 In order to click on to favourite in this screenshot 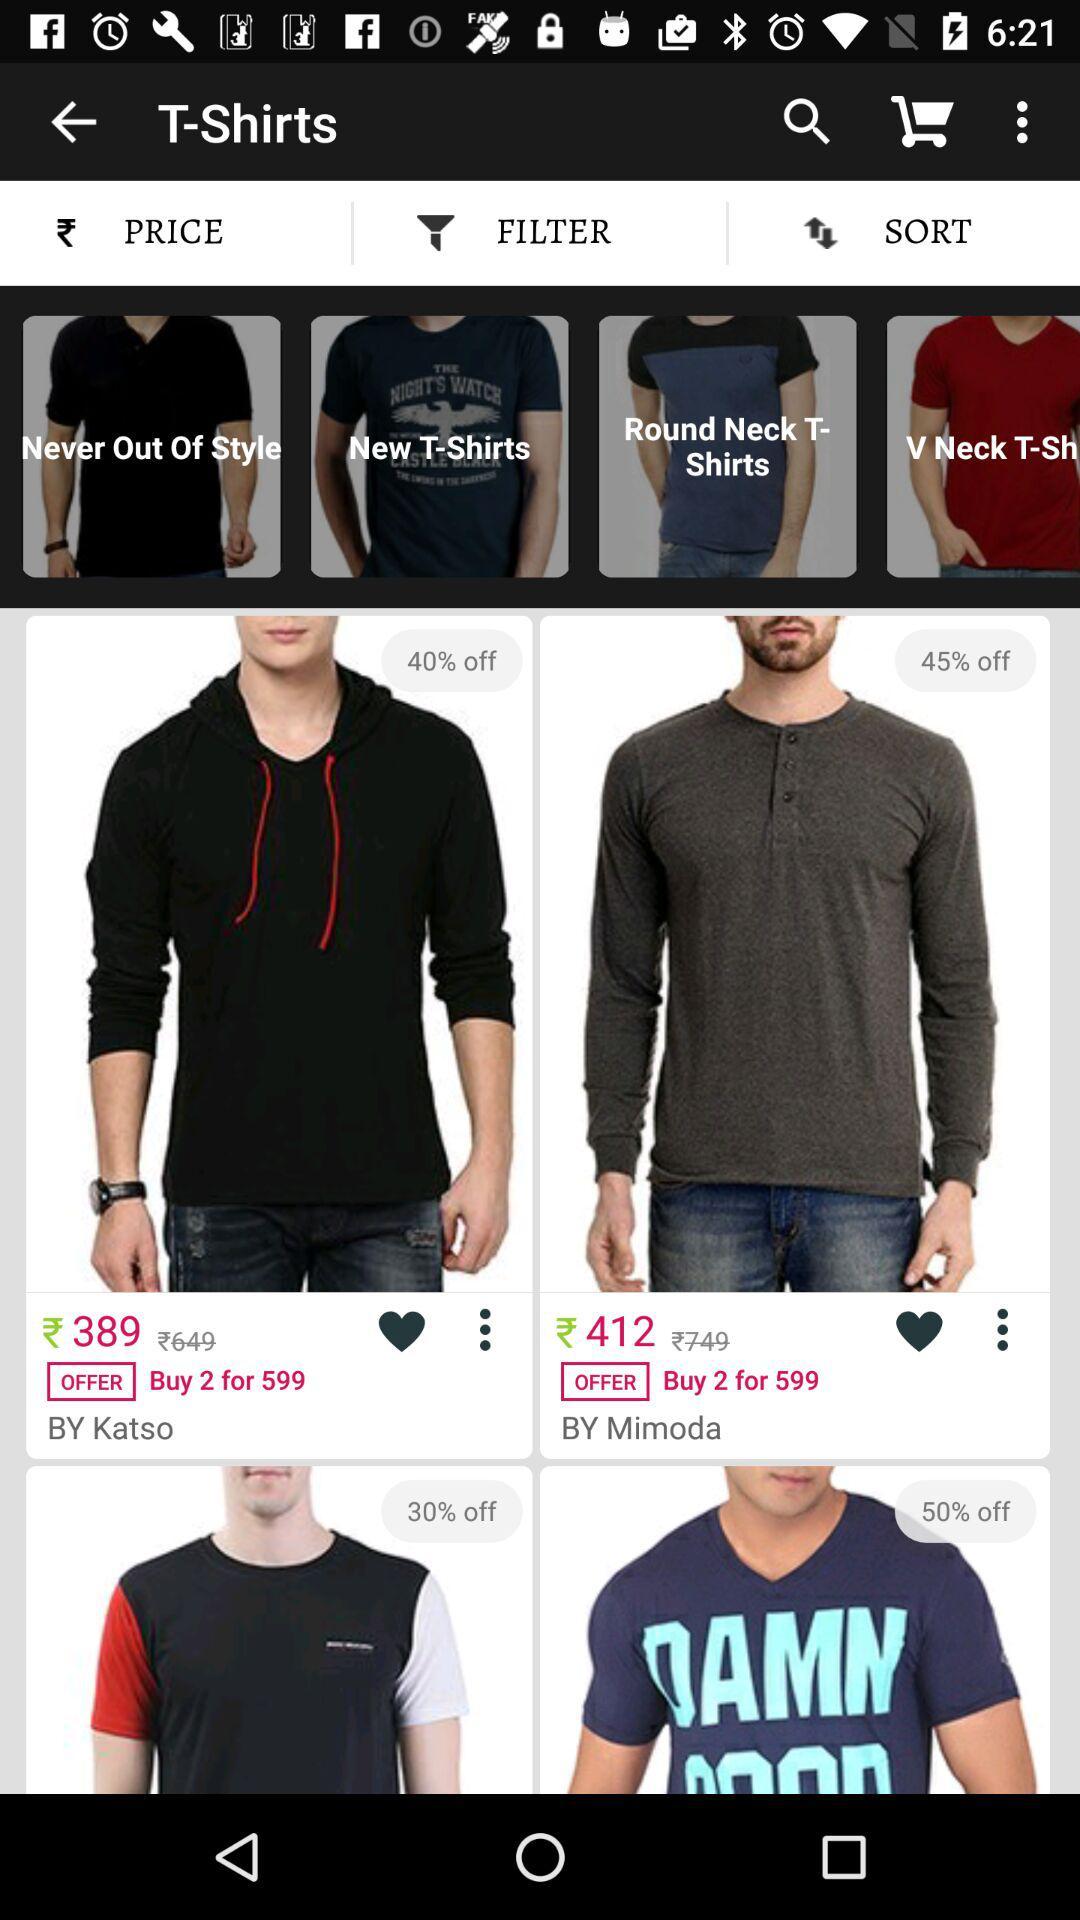, I will do `click(401, 1329)`.